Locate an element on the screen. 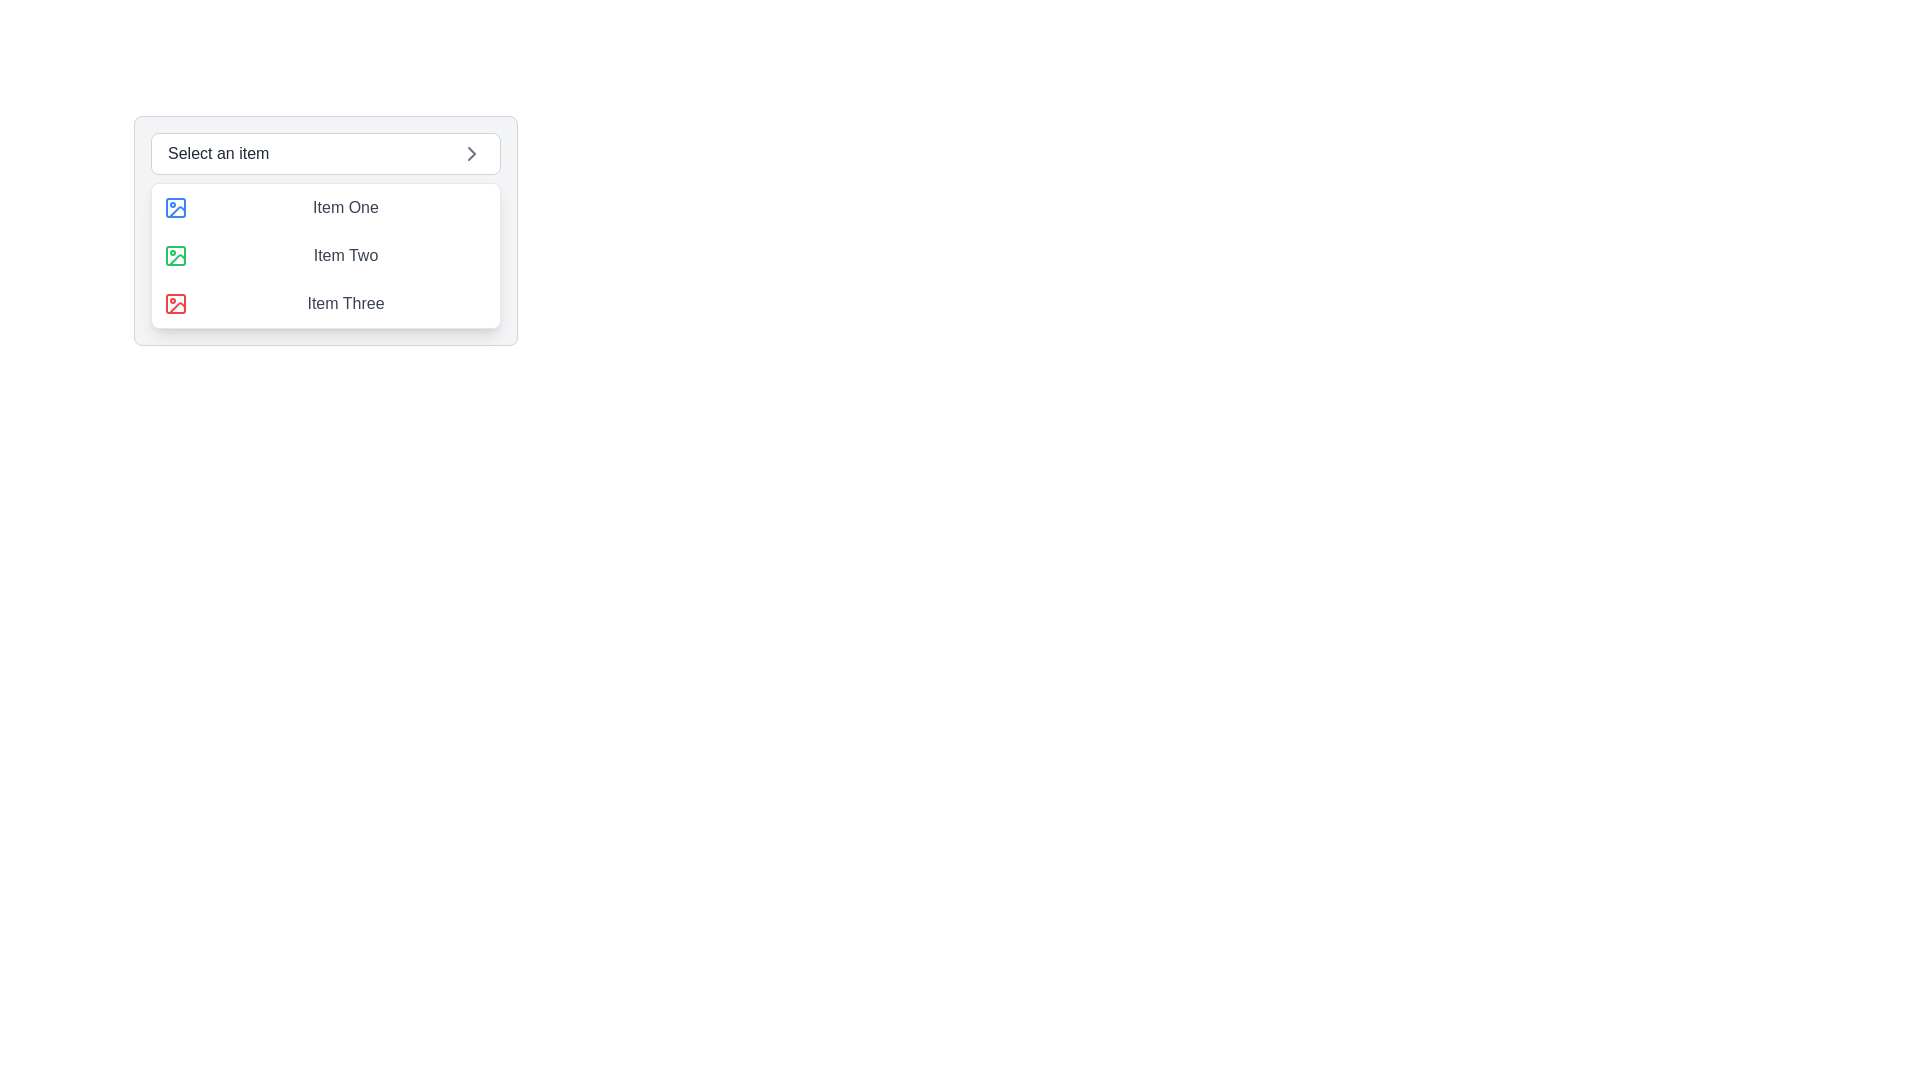  the right-pointing gray chevron icon that indicates additional options in the 'Select an item' dropdown menu is located at coordinates (470, 153).